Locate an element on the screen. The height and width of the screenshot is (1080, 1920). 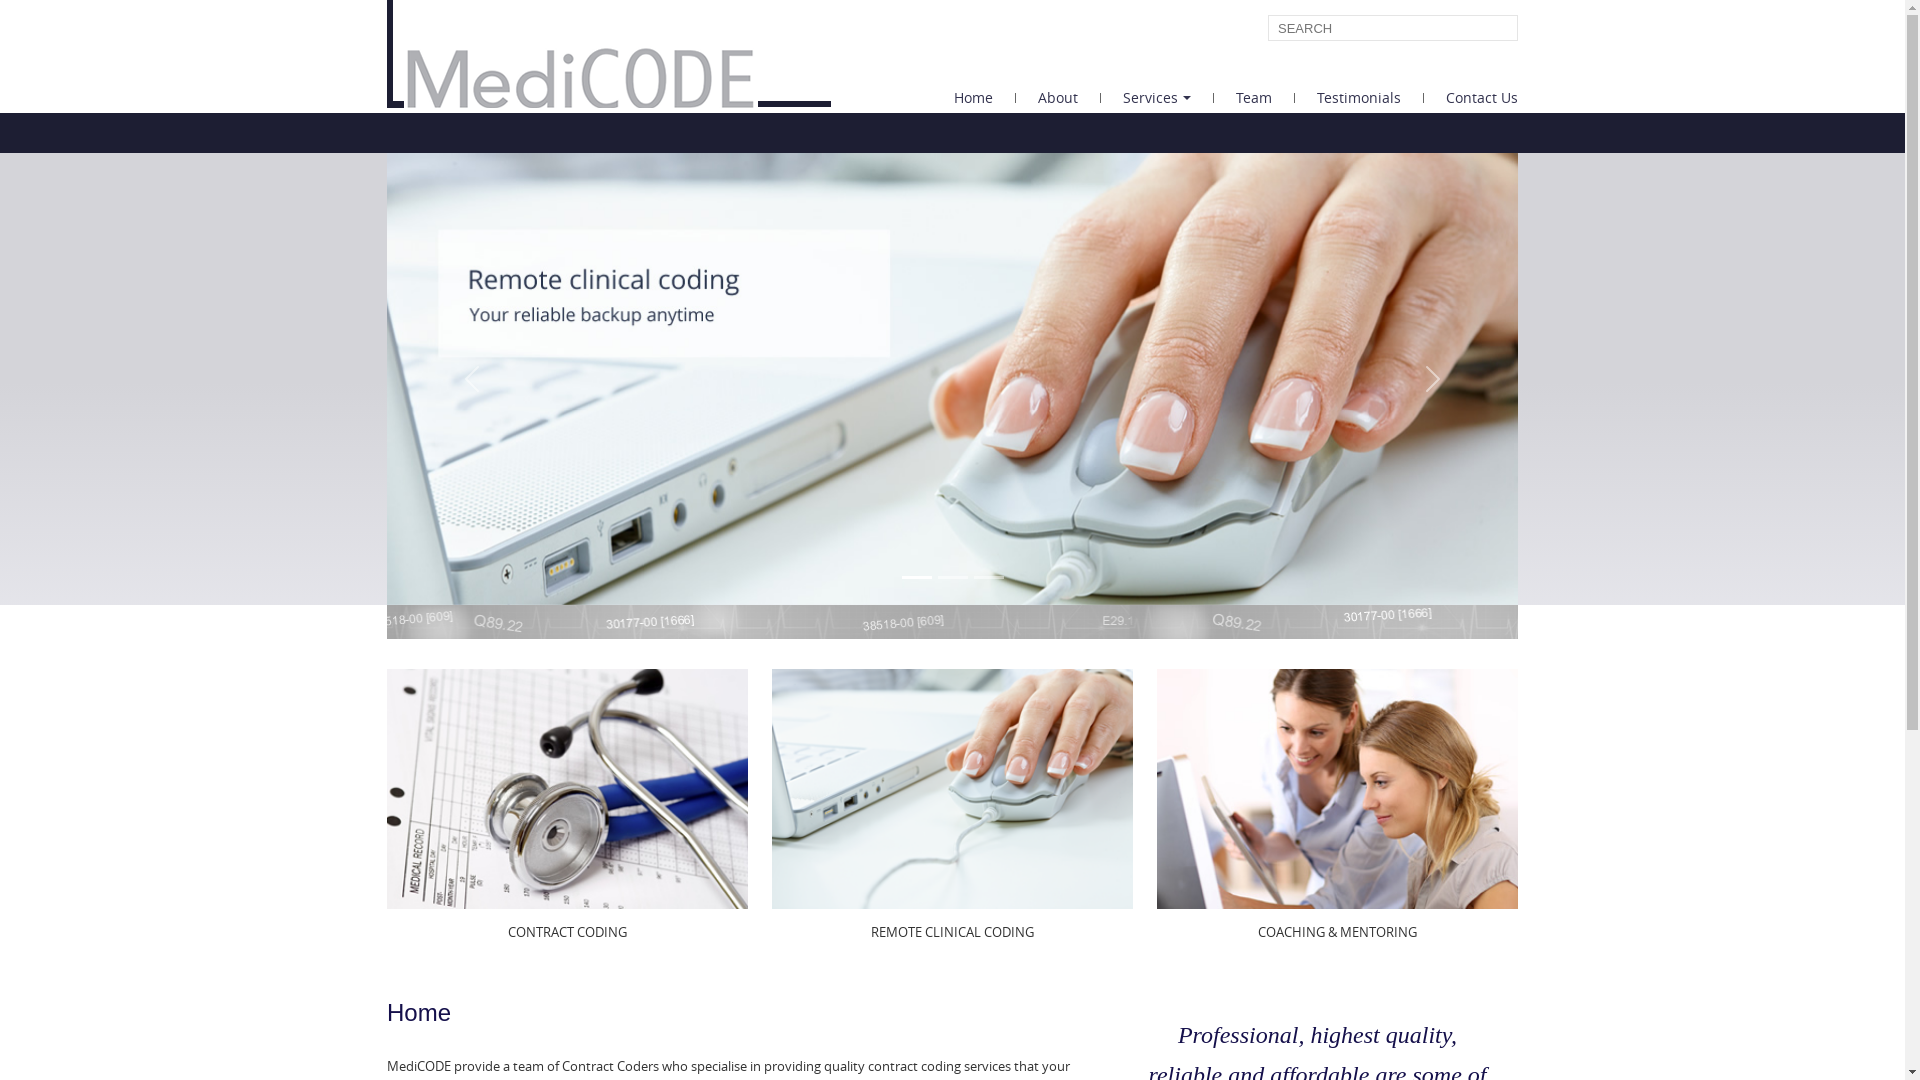
'About' is located at coordinates (1016, 97).